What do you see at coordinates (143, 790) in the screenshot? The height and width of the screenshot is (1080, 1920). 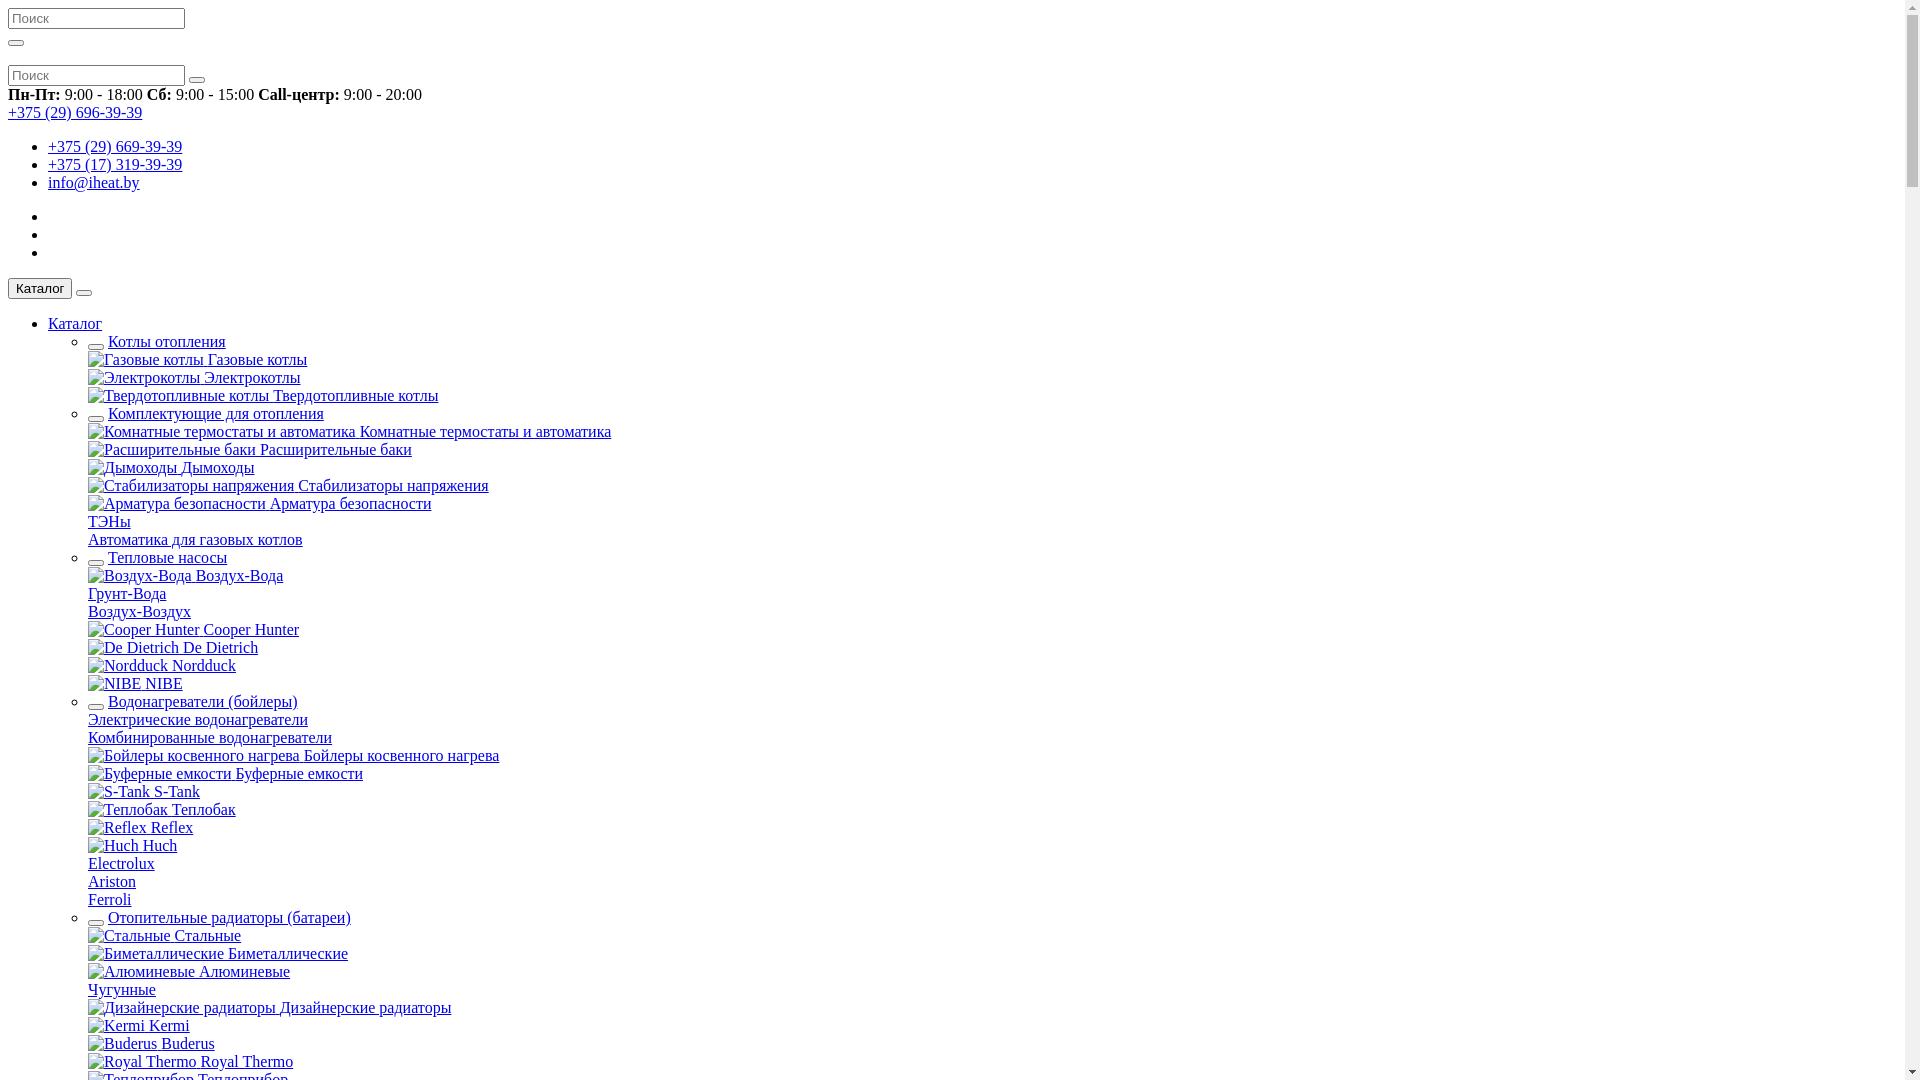 I see `'S-Tank'` at bounding box center [143, 790].